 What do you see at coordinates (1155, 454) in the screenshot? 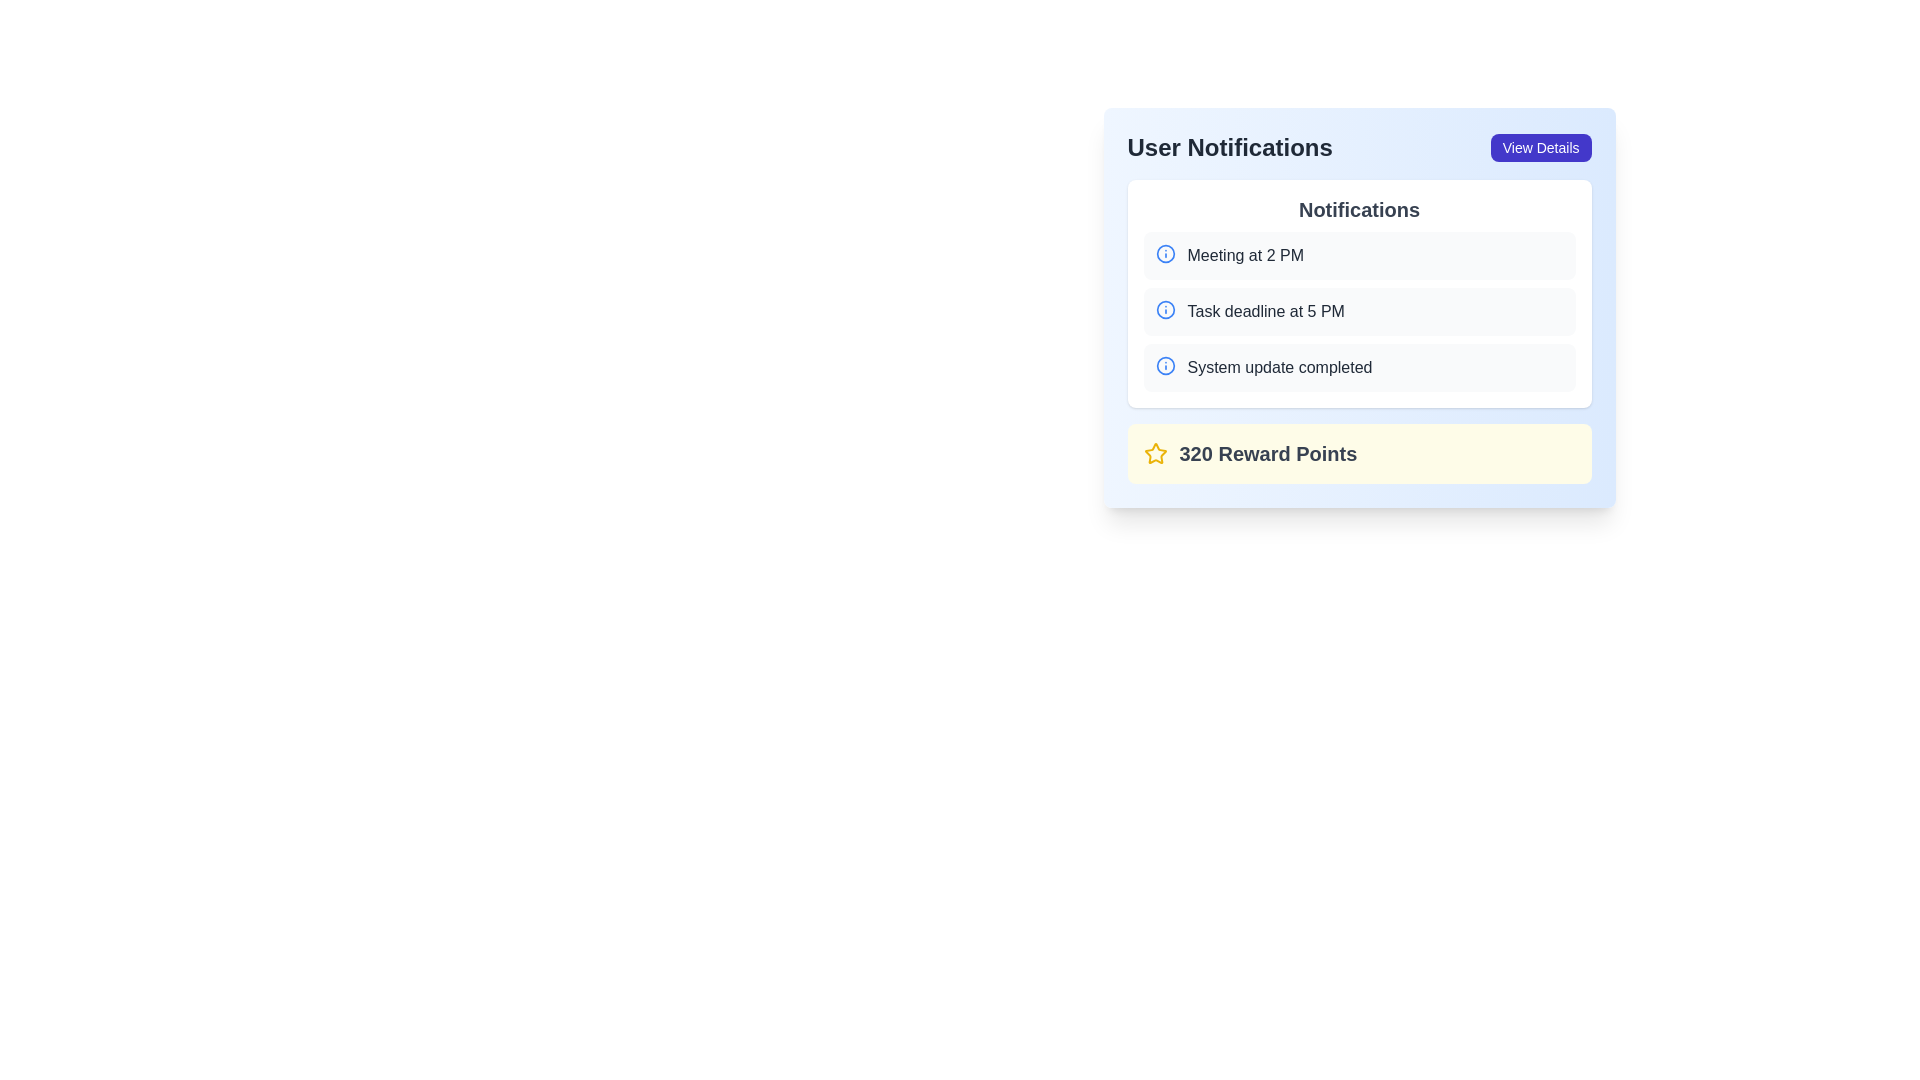
I see `the yellow outlined star icon indicating reward points, located next to the text '320 Reward Points'` at bounding box center [1155, 454].